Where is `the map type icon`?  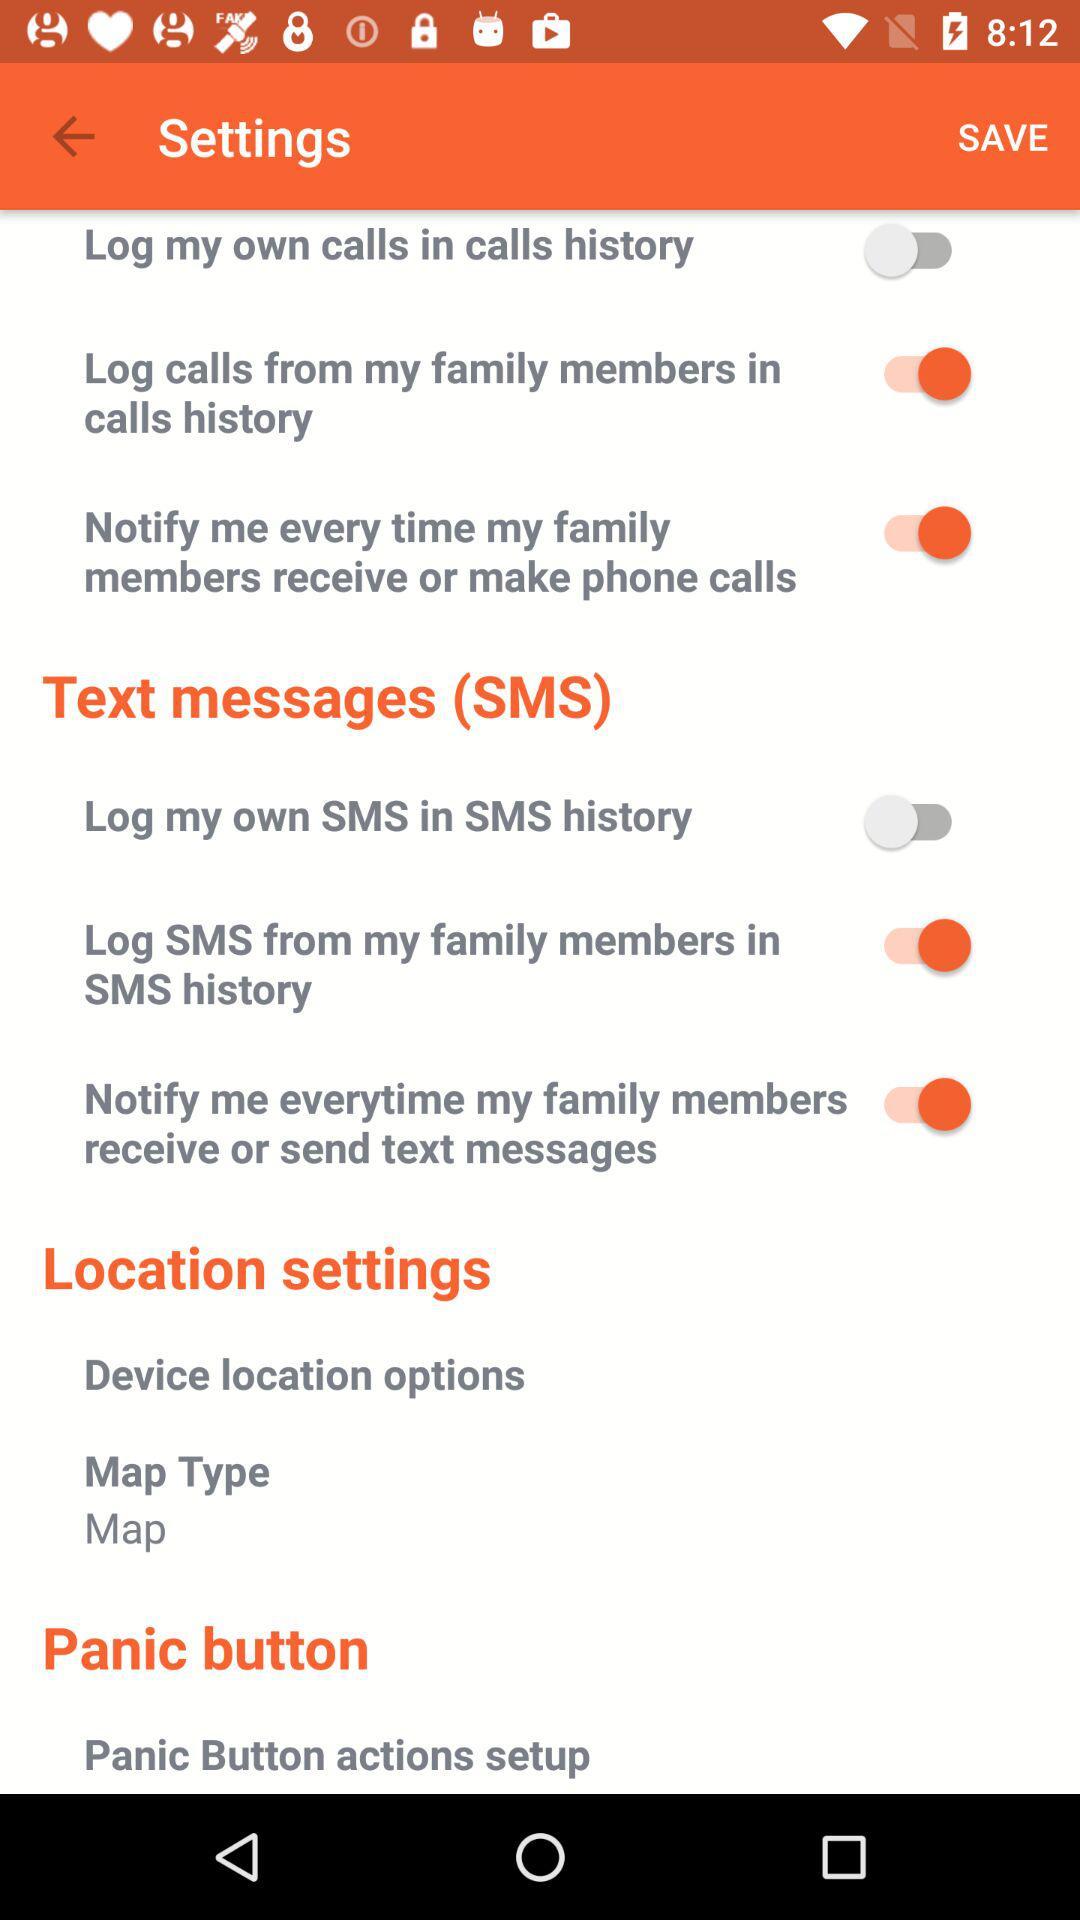
the map type icon is located at coordinates (176, 1469).